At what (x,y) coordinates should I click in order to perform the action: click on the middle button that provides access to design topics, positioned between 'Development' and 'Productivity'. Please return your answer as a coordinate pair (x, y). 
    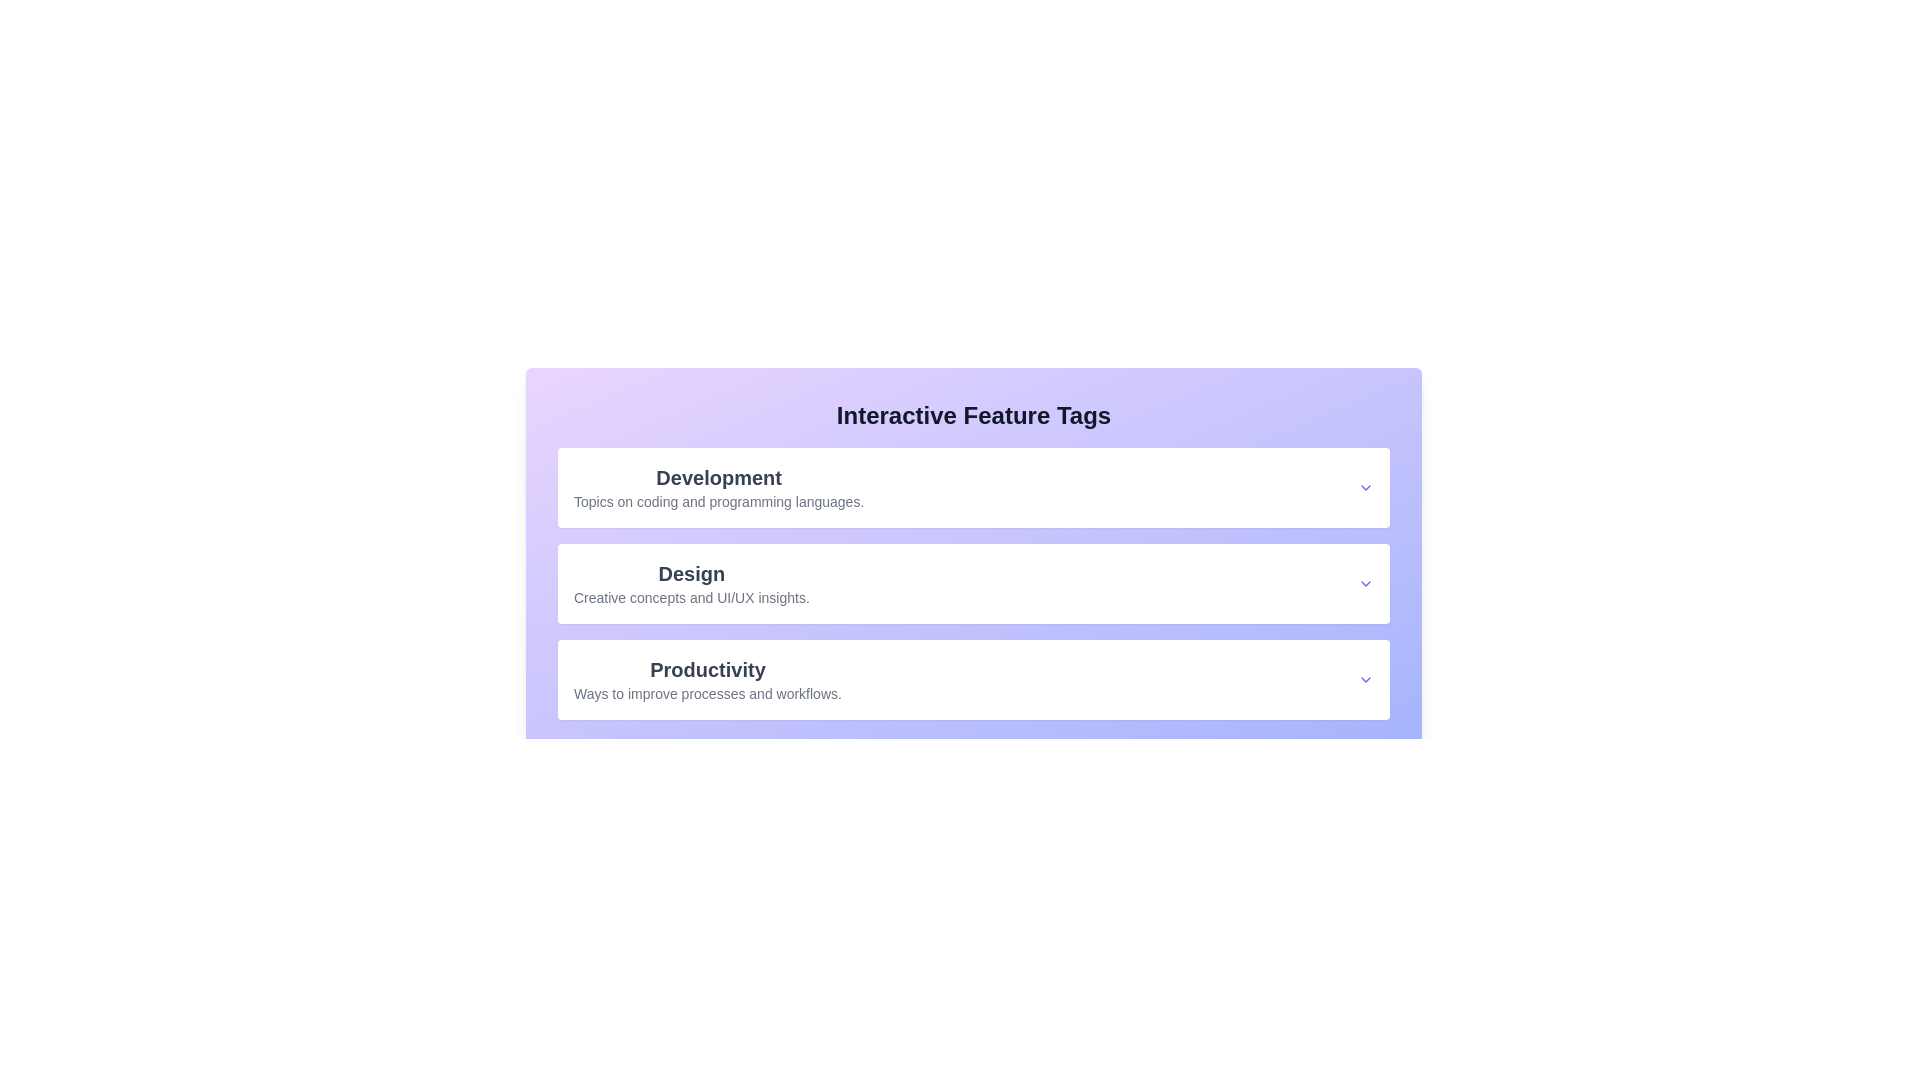
    Looking at the image, I should click on (974, 583).